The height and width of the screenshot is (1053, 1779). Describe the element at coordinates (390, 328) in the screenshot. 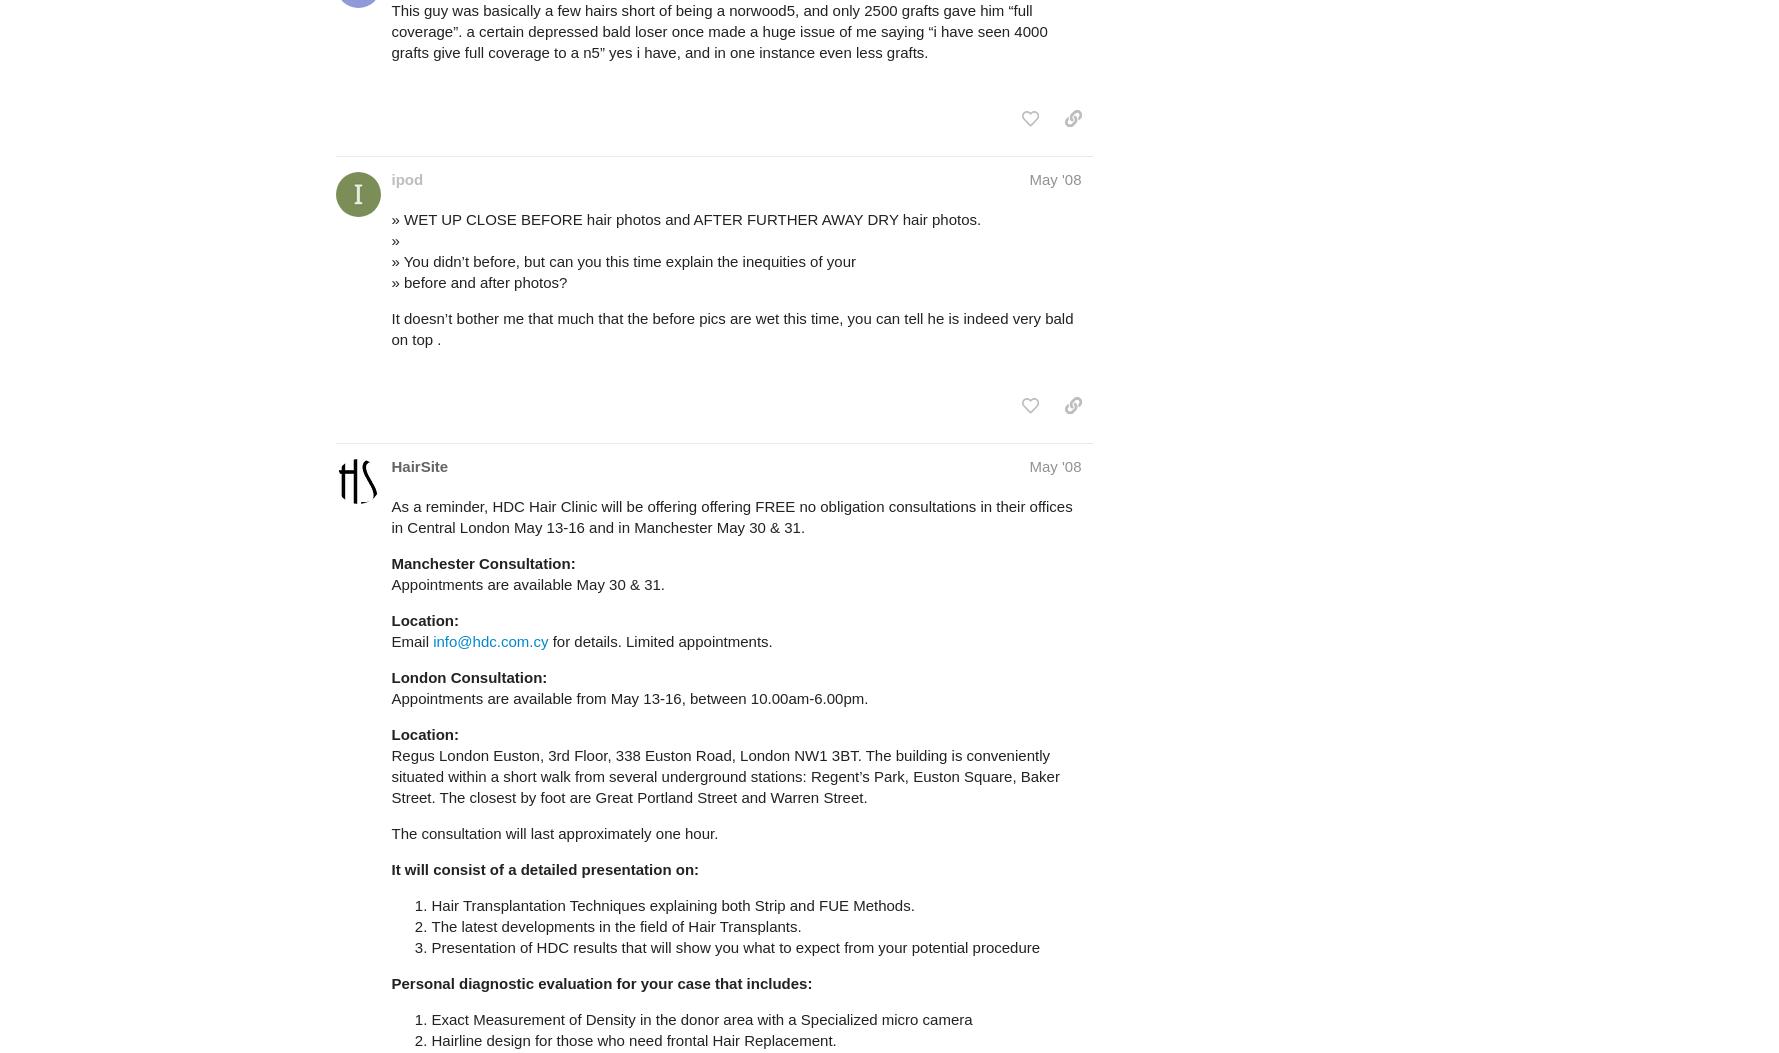

I see `'It doesn’t bother me that much that the before pics are wet this time, you can tell he is indeed very bald on top .'` at that location.